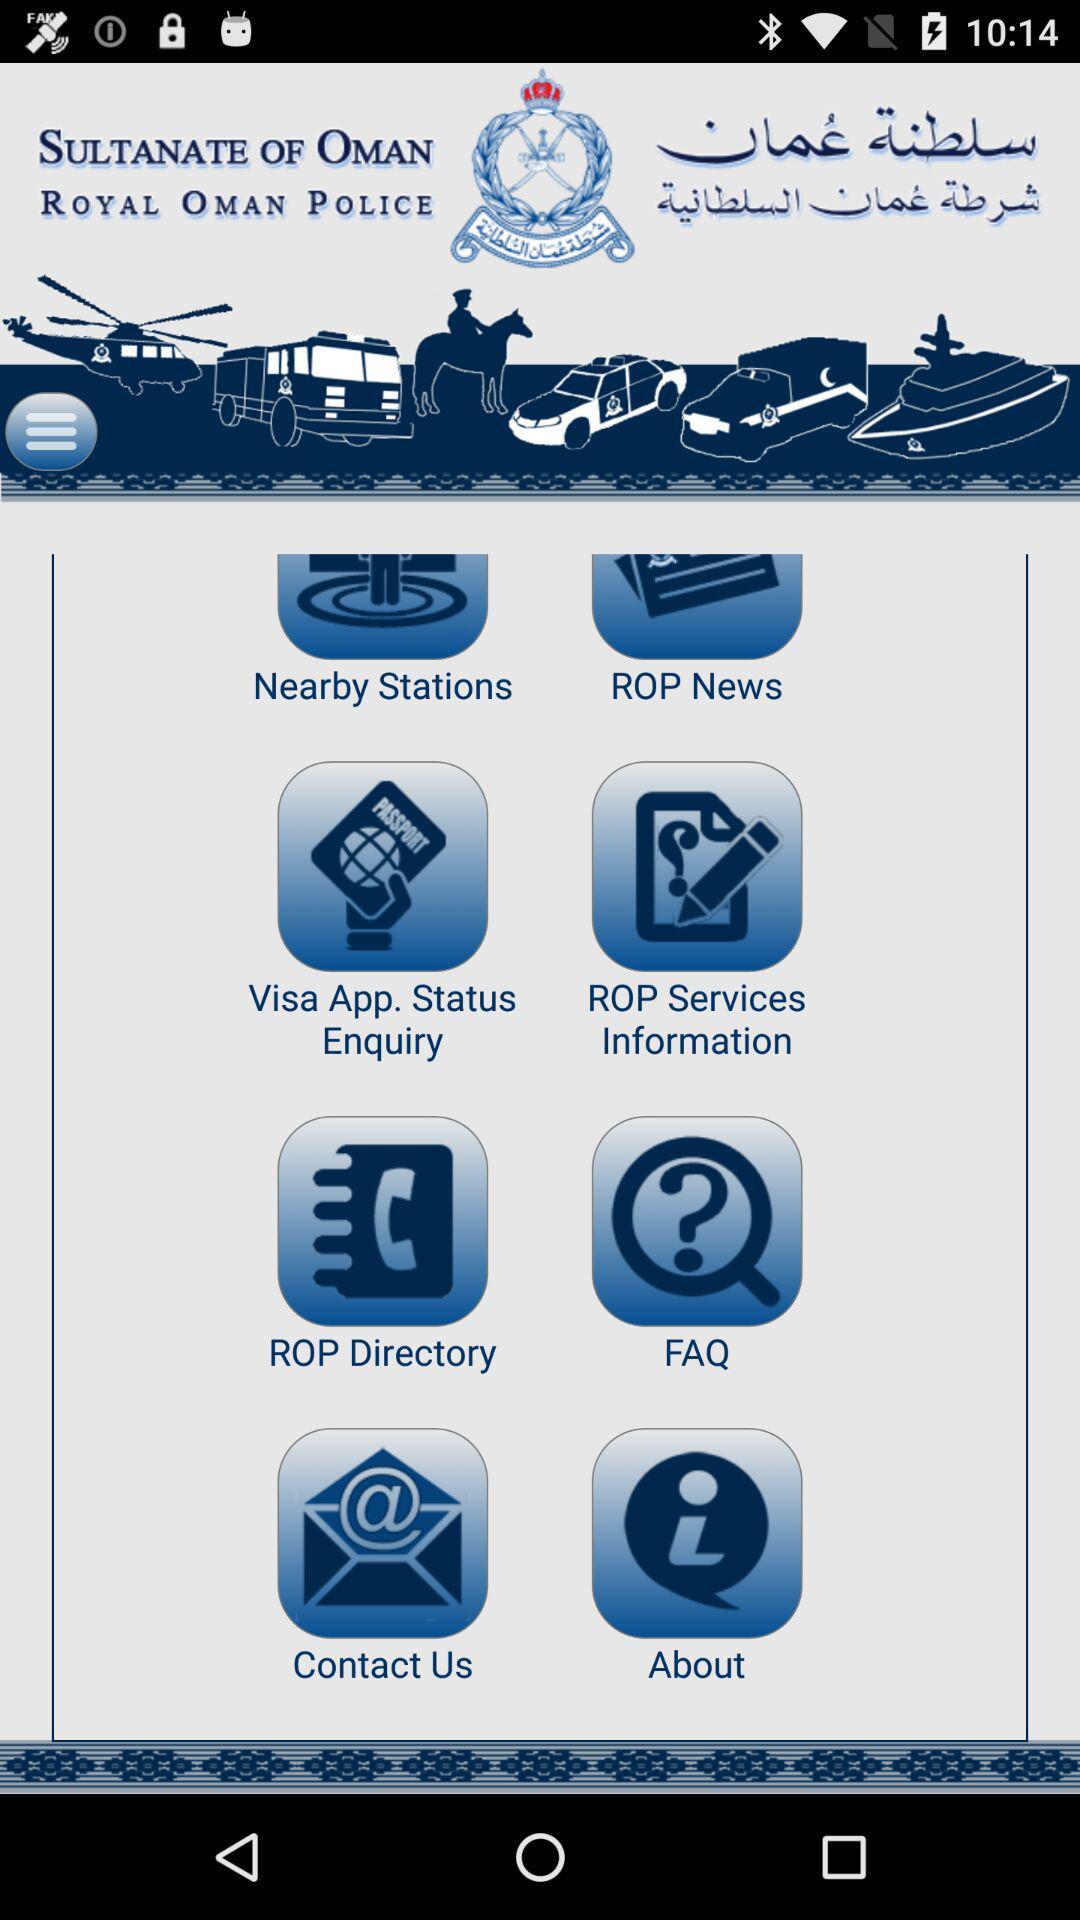  What do you see at coordinates (696, 1532) in the screenshot?
I see `icon to learn about application` at bounding box center [696, 1532].